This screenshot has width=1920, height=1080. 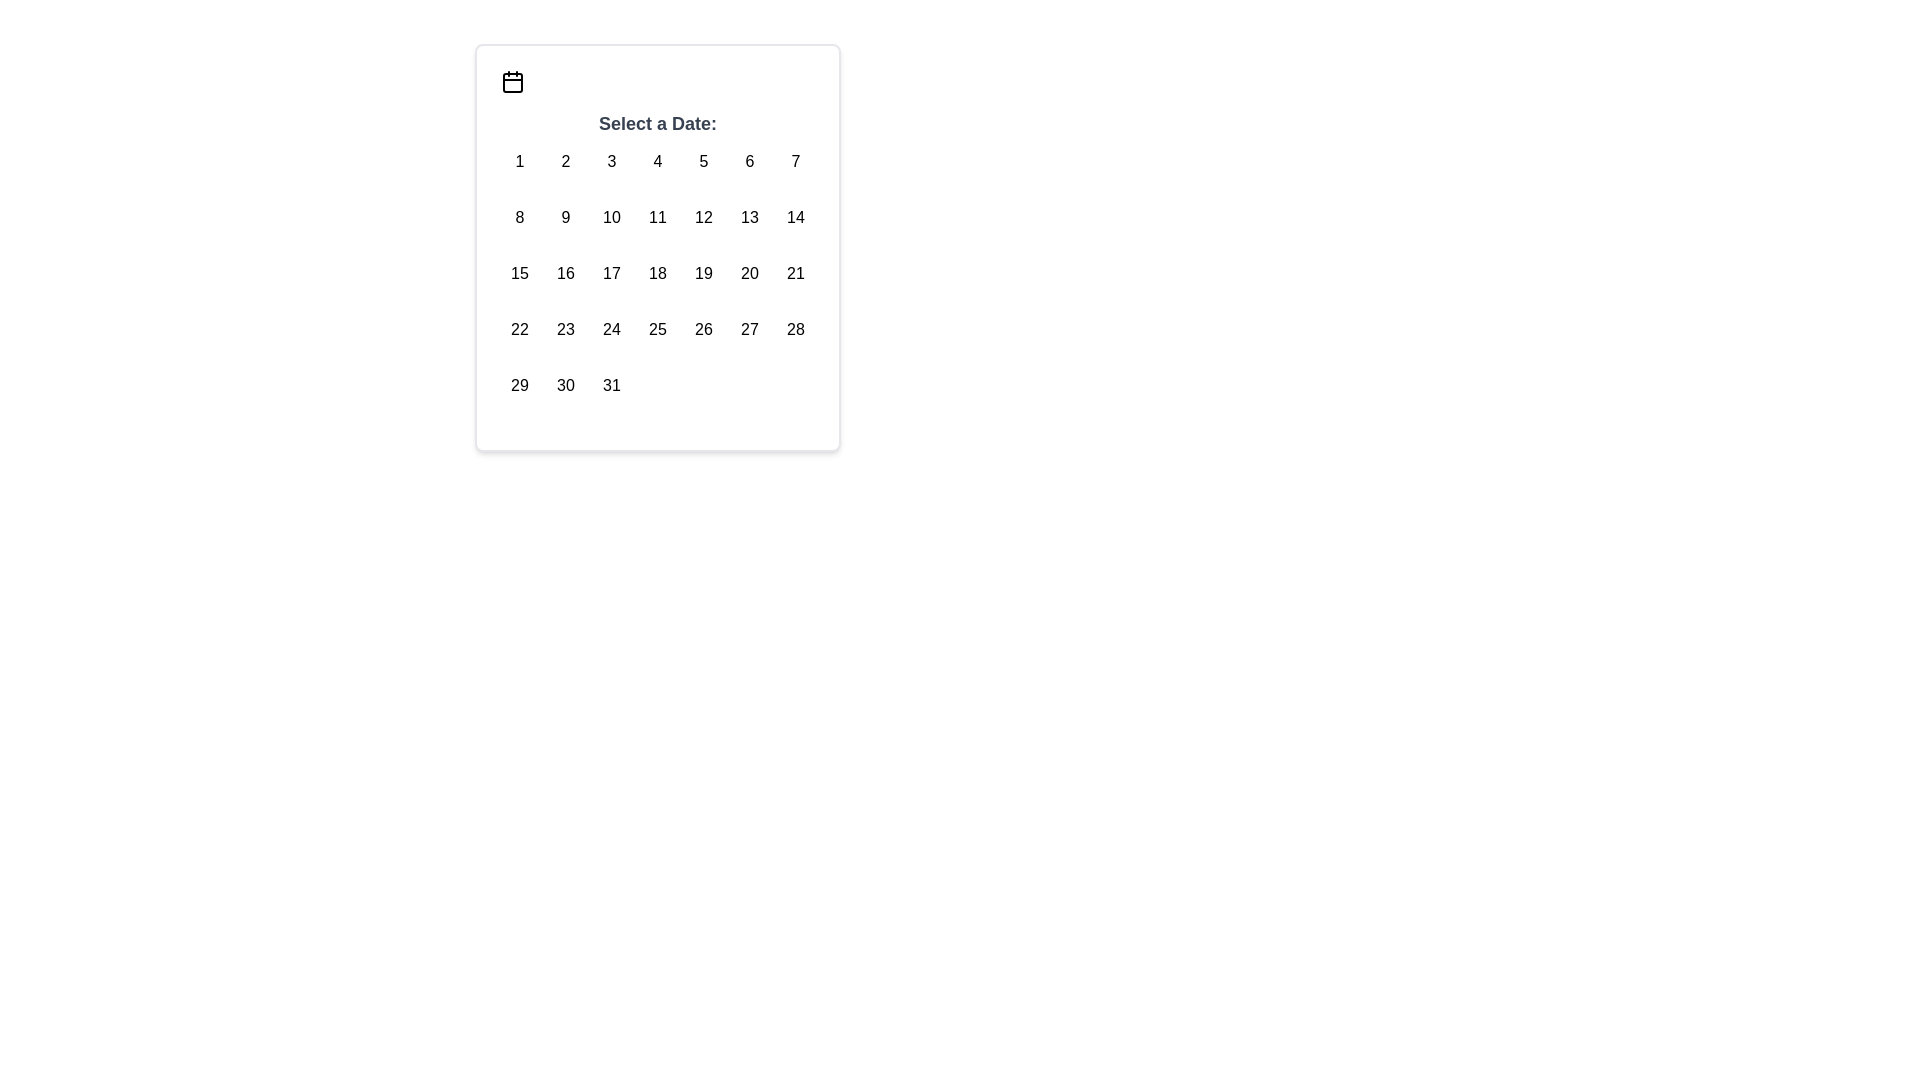 What do you see at coordinates (657, 218) in the screenshot?
I see `the button displaying '11' in the calendar interface` at bounding box center [657, 218].